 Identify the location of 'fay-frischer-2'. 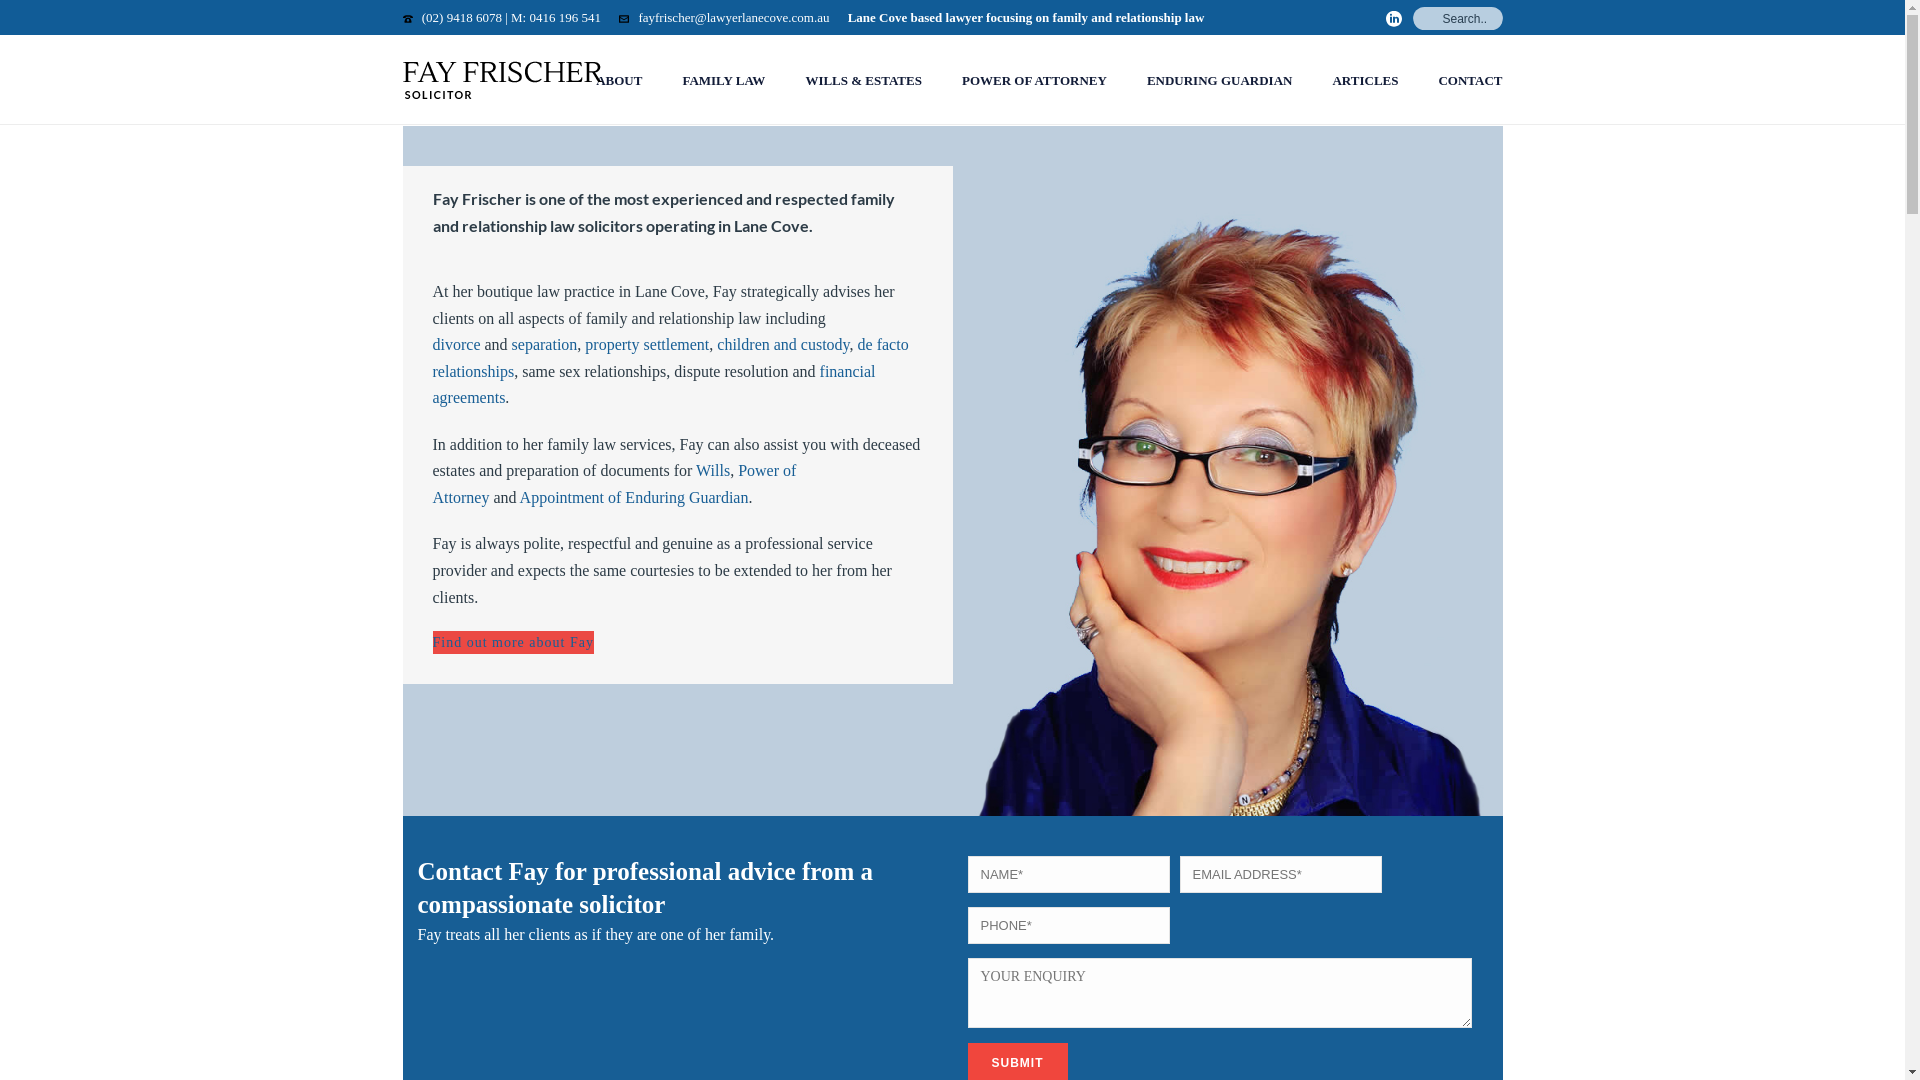
(1227, 490).